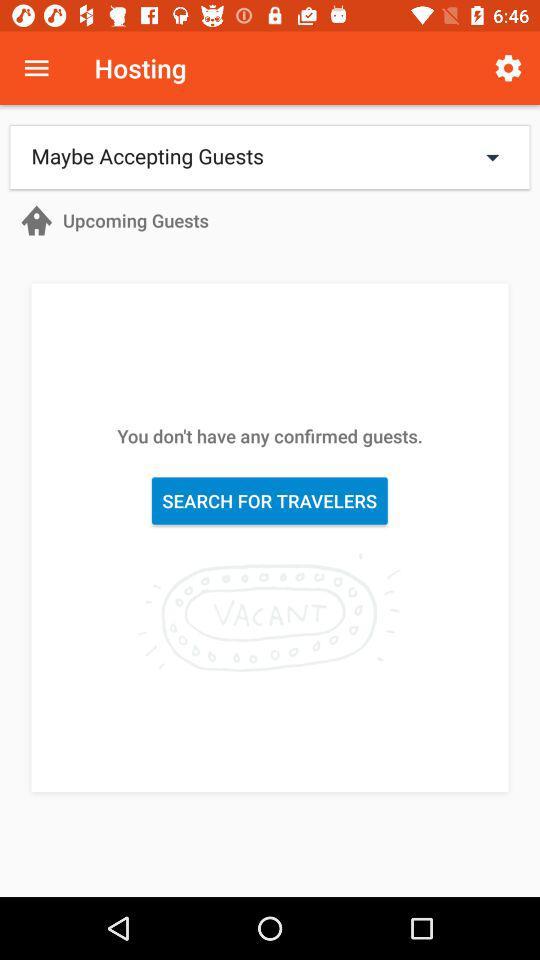 The image size is (540, 960). Describe the element at coordinates (508, 68) in the screenshot. I see `item above the maybe accepting guests icon` at that location.